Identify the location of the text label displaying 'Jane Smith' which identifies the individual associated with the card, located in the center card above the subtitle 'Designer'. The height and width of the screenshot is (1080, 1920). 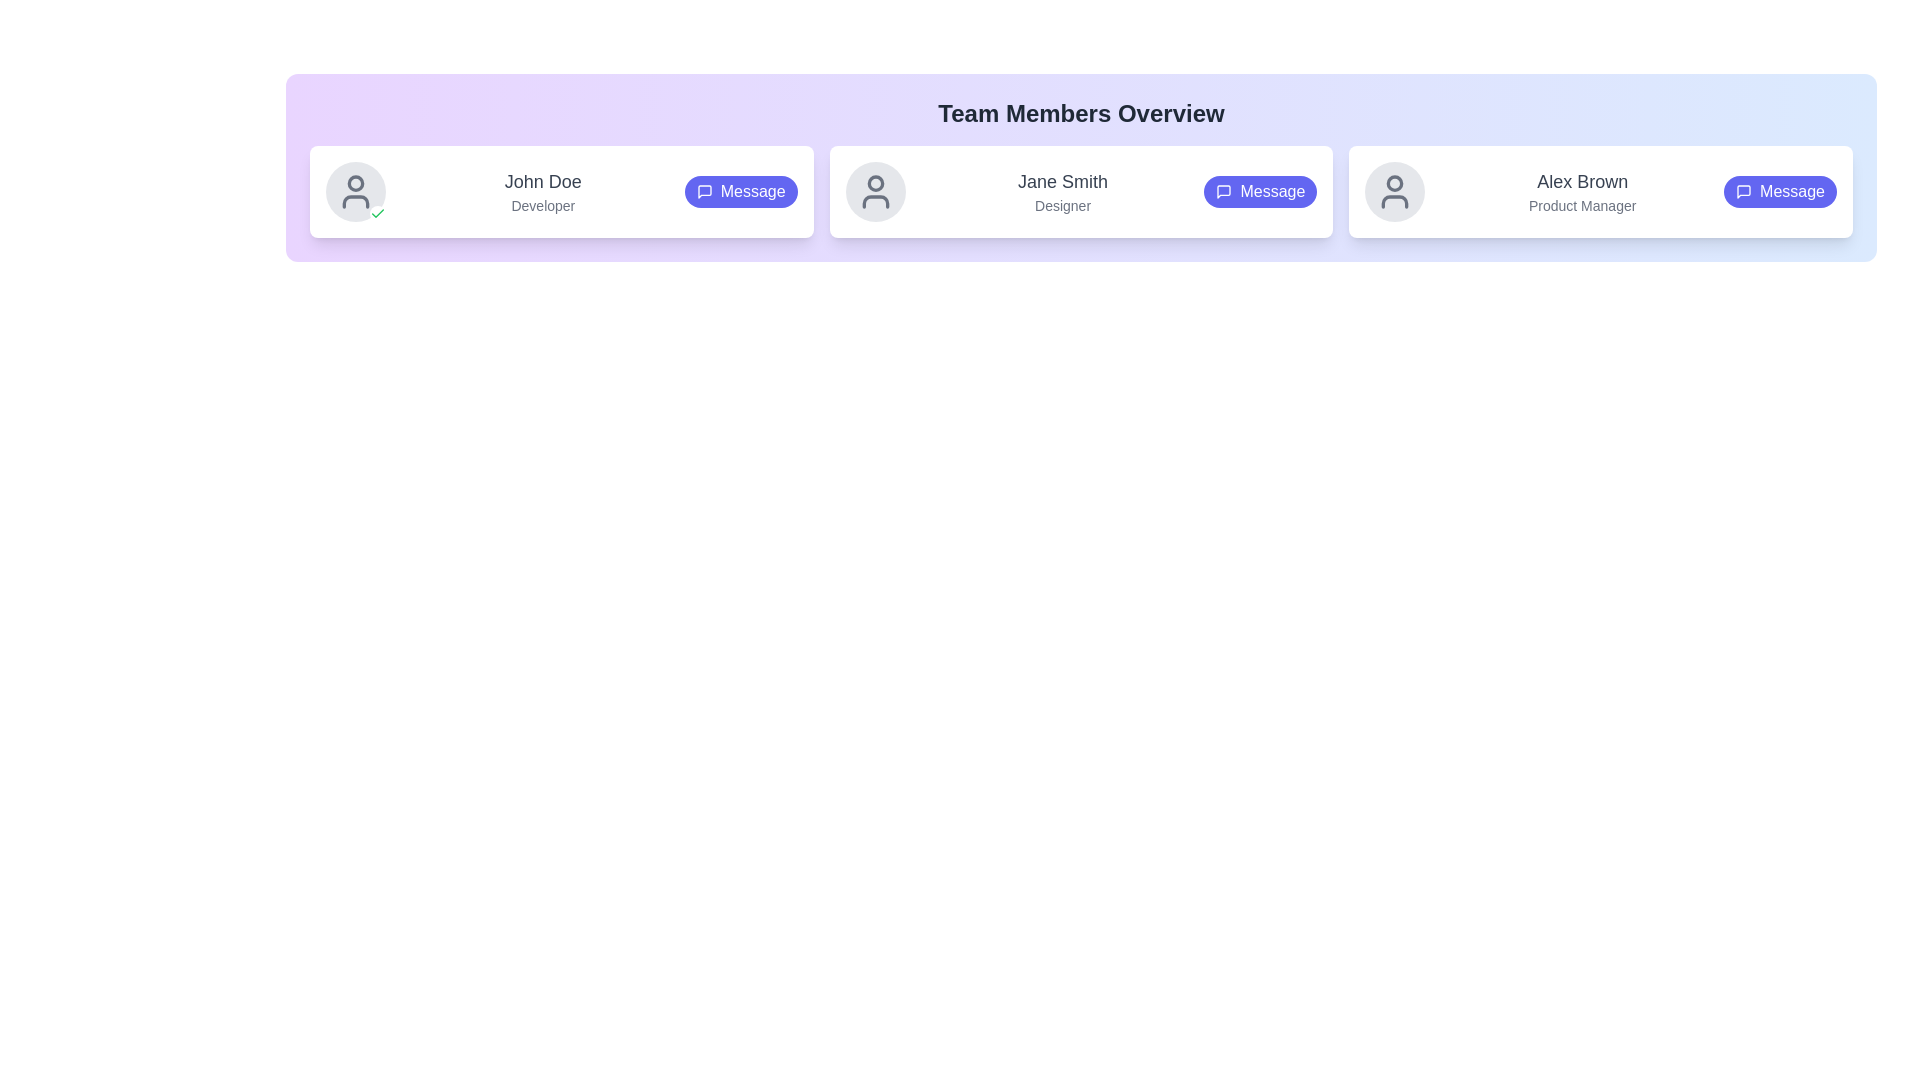
(1062, 181).